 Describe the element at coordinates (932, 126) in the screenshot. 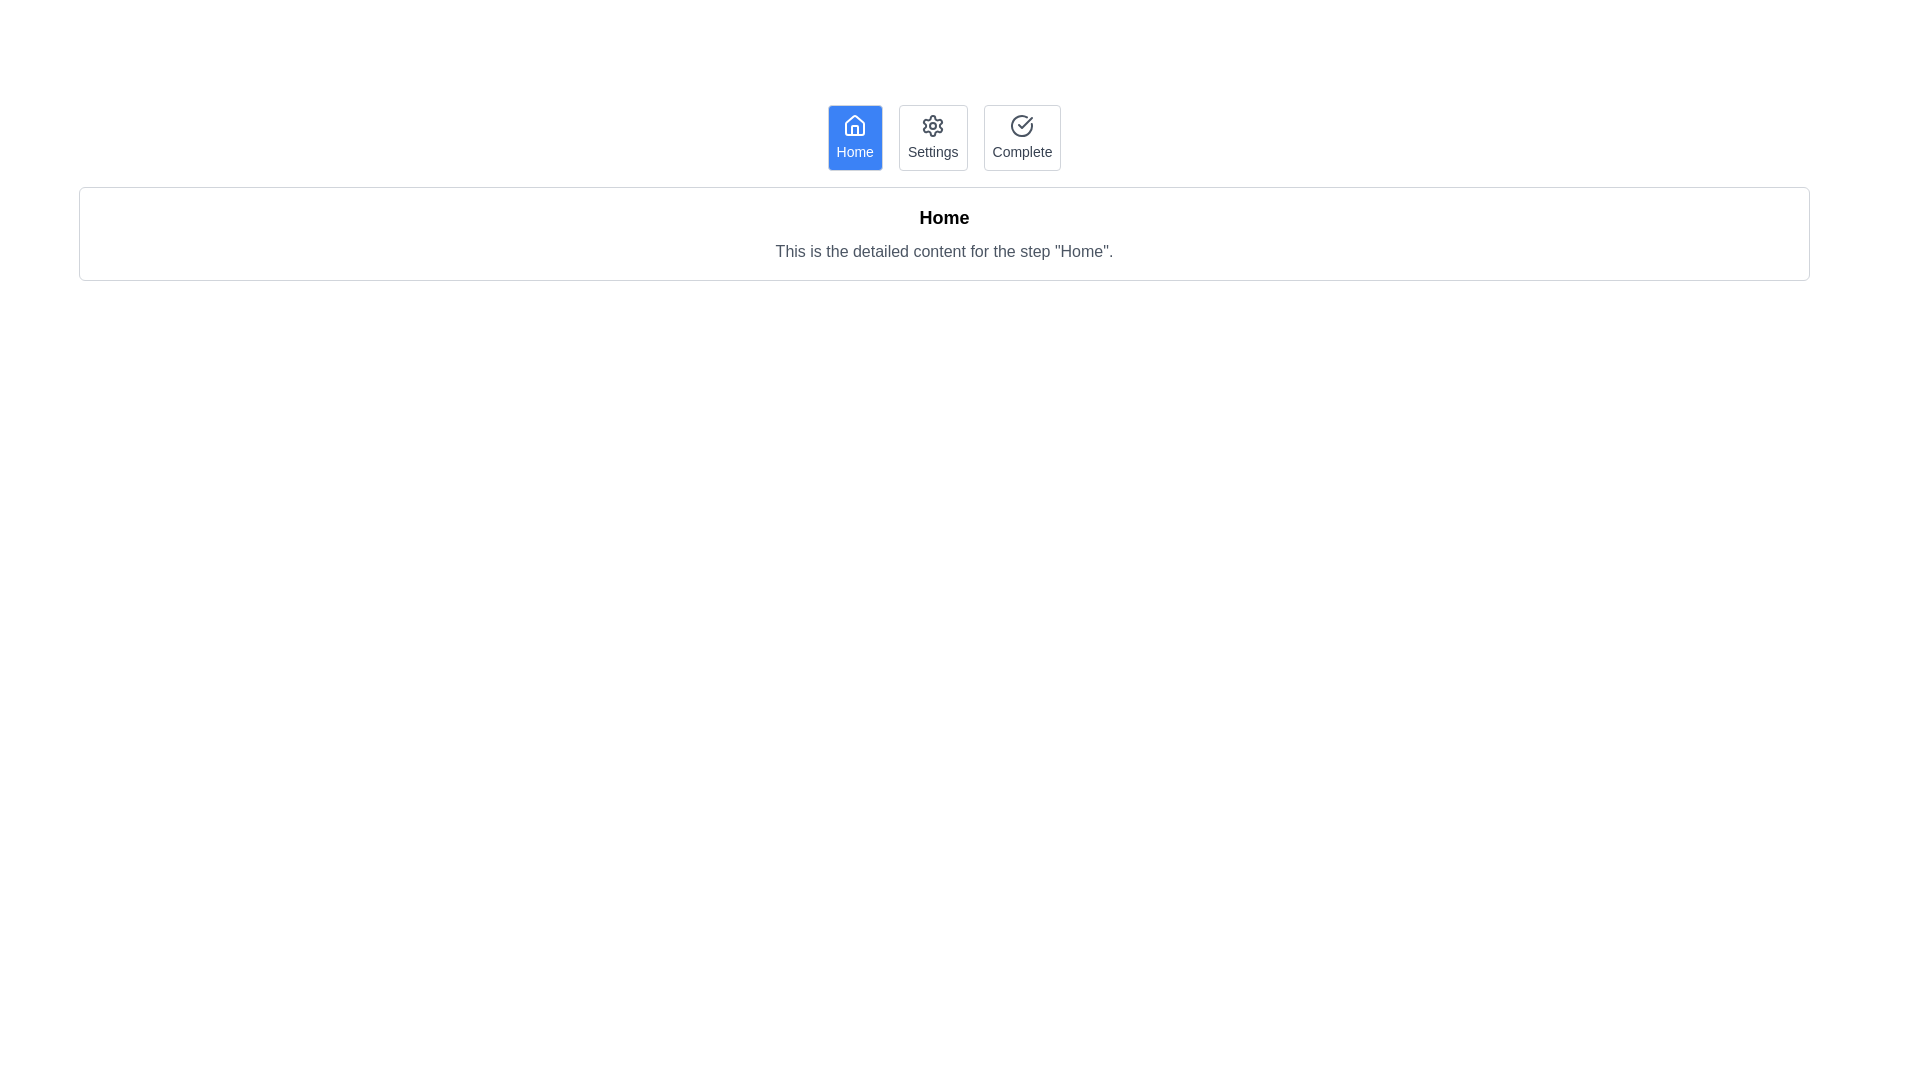

I see `the 'Settings' button, which is the second button from the left in a horizontal series of buttons labeled 'Home', 'Settings', and 'Complete'` at that location.